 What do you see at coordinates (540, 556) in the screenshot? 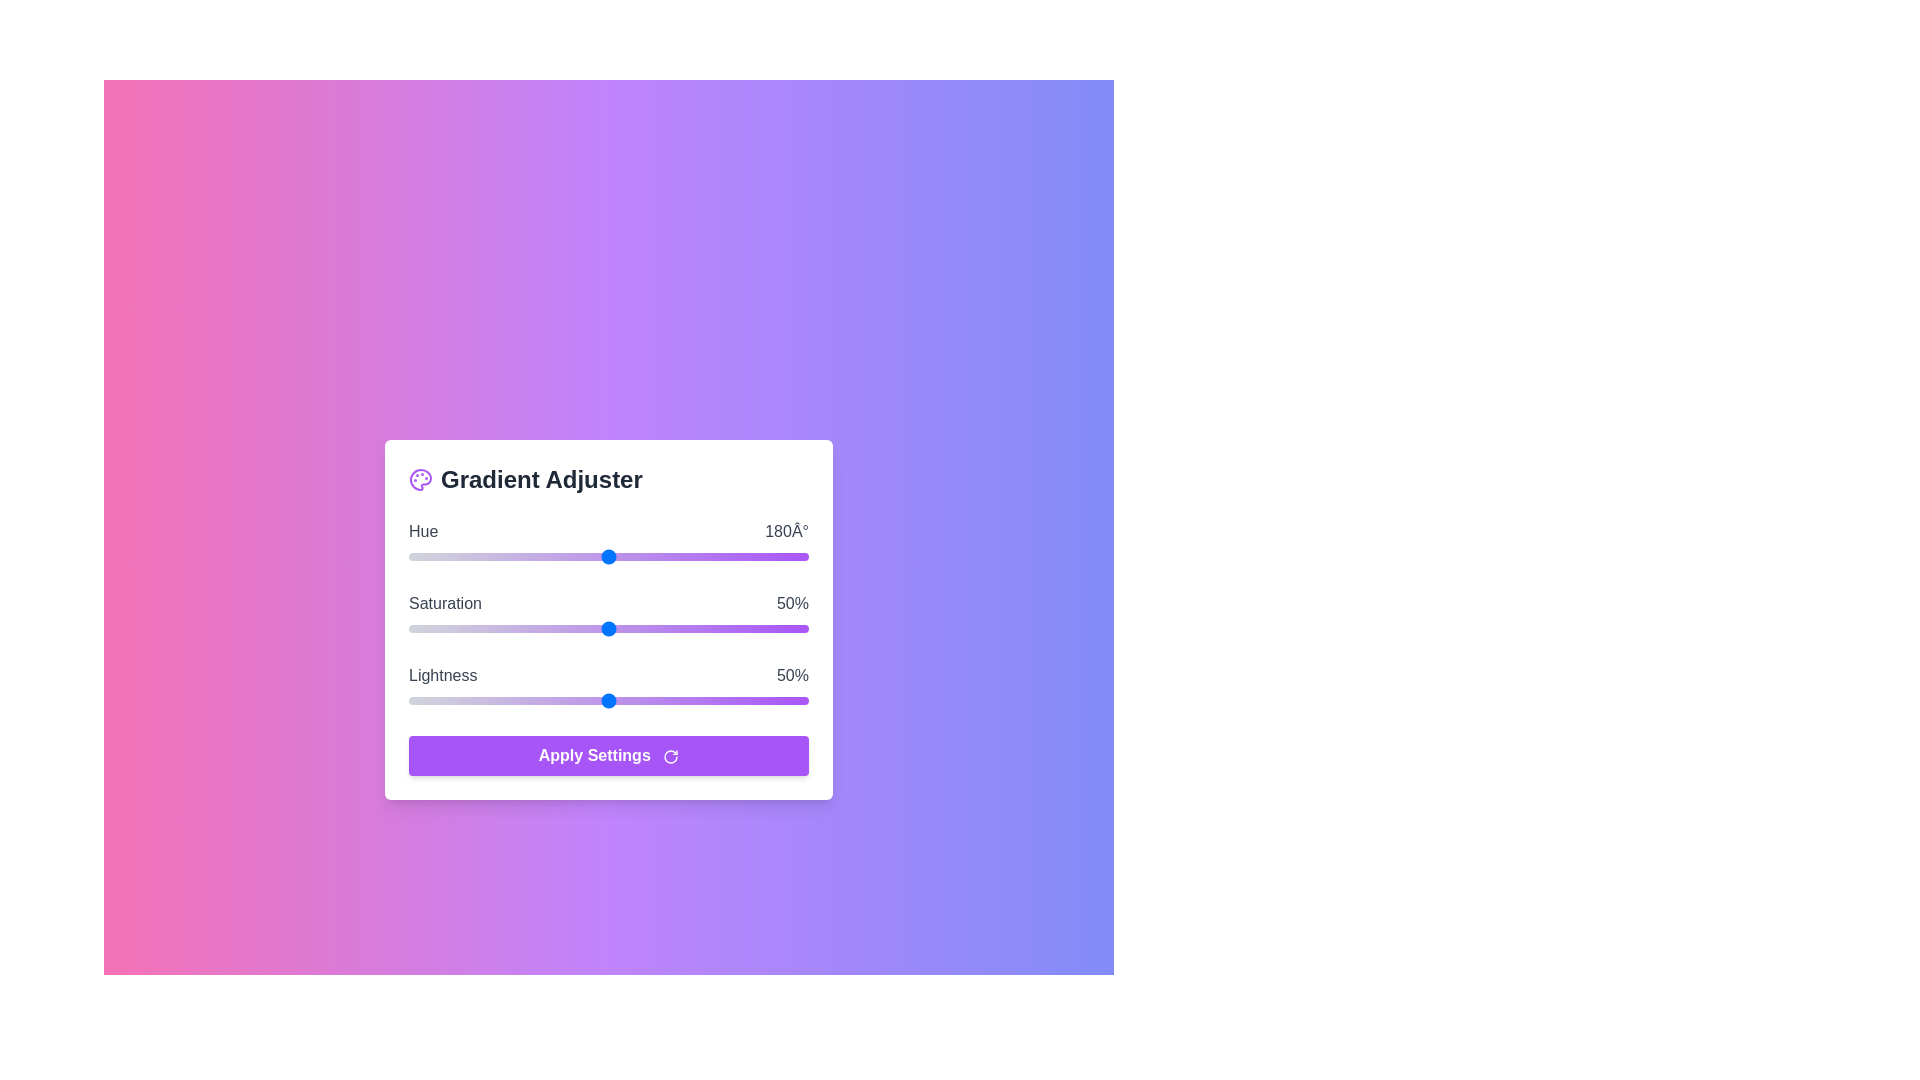
I see `the Hue slider to set the value to 118` at bounding box center [540, 556].